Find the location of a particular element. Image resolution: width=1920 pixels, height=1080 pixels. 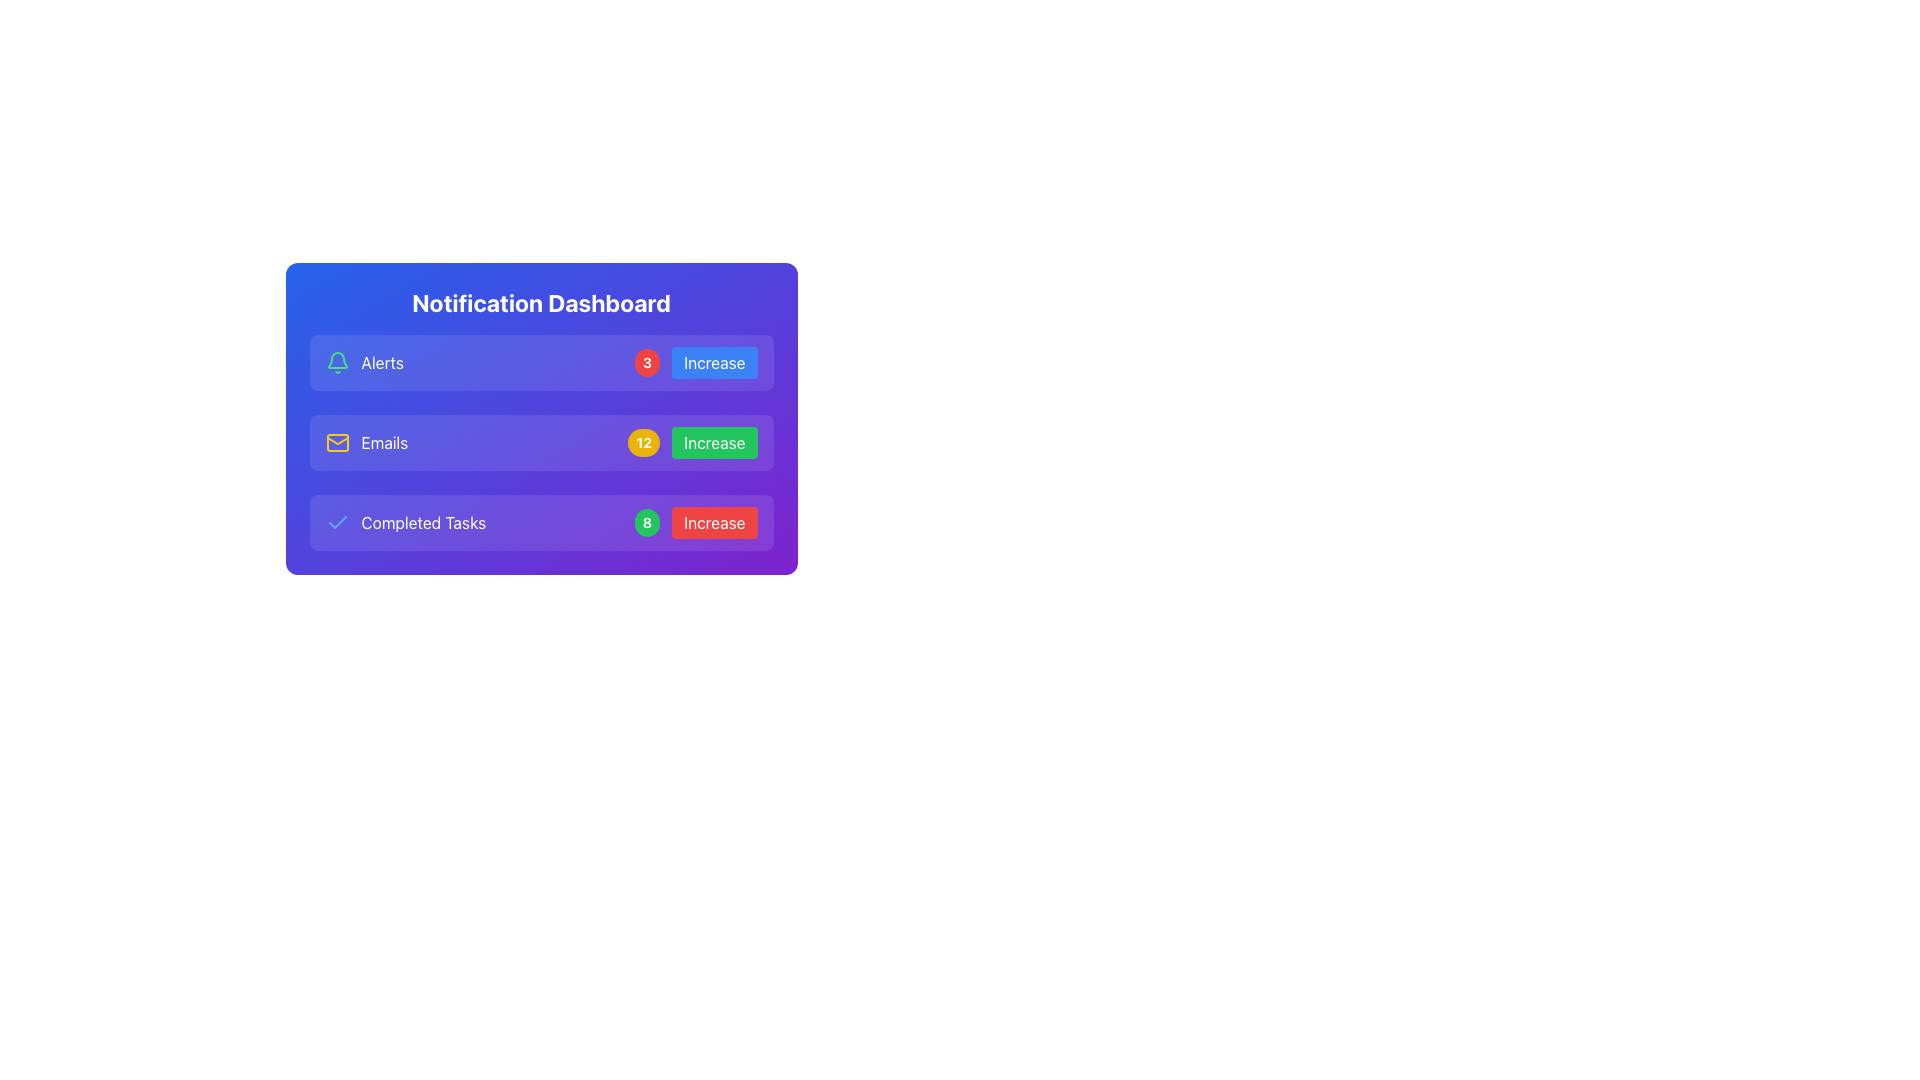

the 'Alerts' text label, which indicates the section related to alerts or notifications, positioned to the right of the green bell icon at the top left of the notification interface is located at coordinates (364, 362).